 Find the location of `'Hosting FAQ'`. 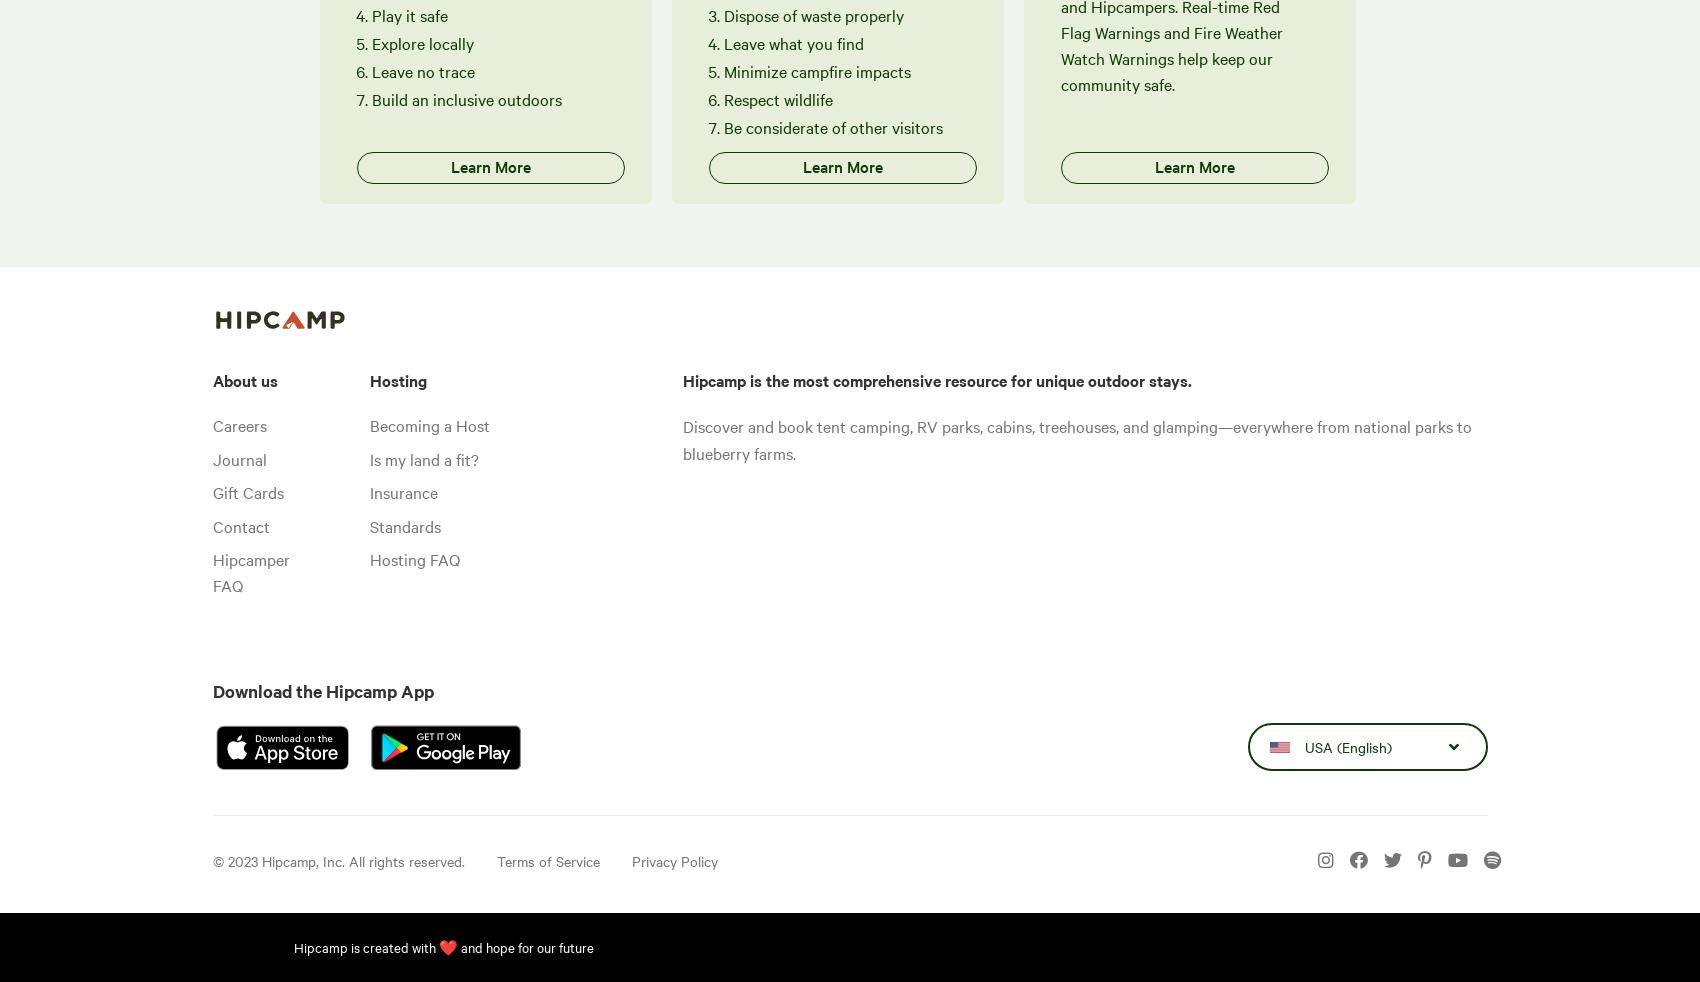

'Hosting FAQ' is located at coordinates (413, 557).